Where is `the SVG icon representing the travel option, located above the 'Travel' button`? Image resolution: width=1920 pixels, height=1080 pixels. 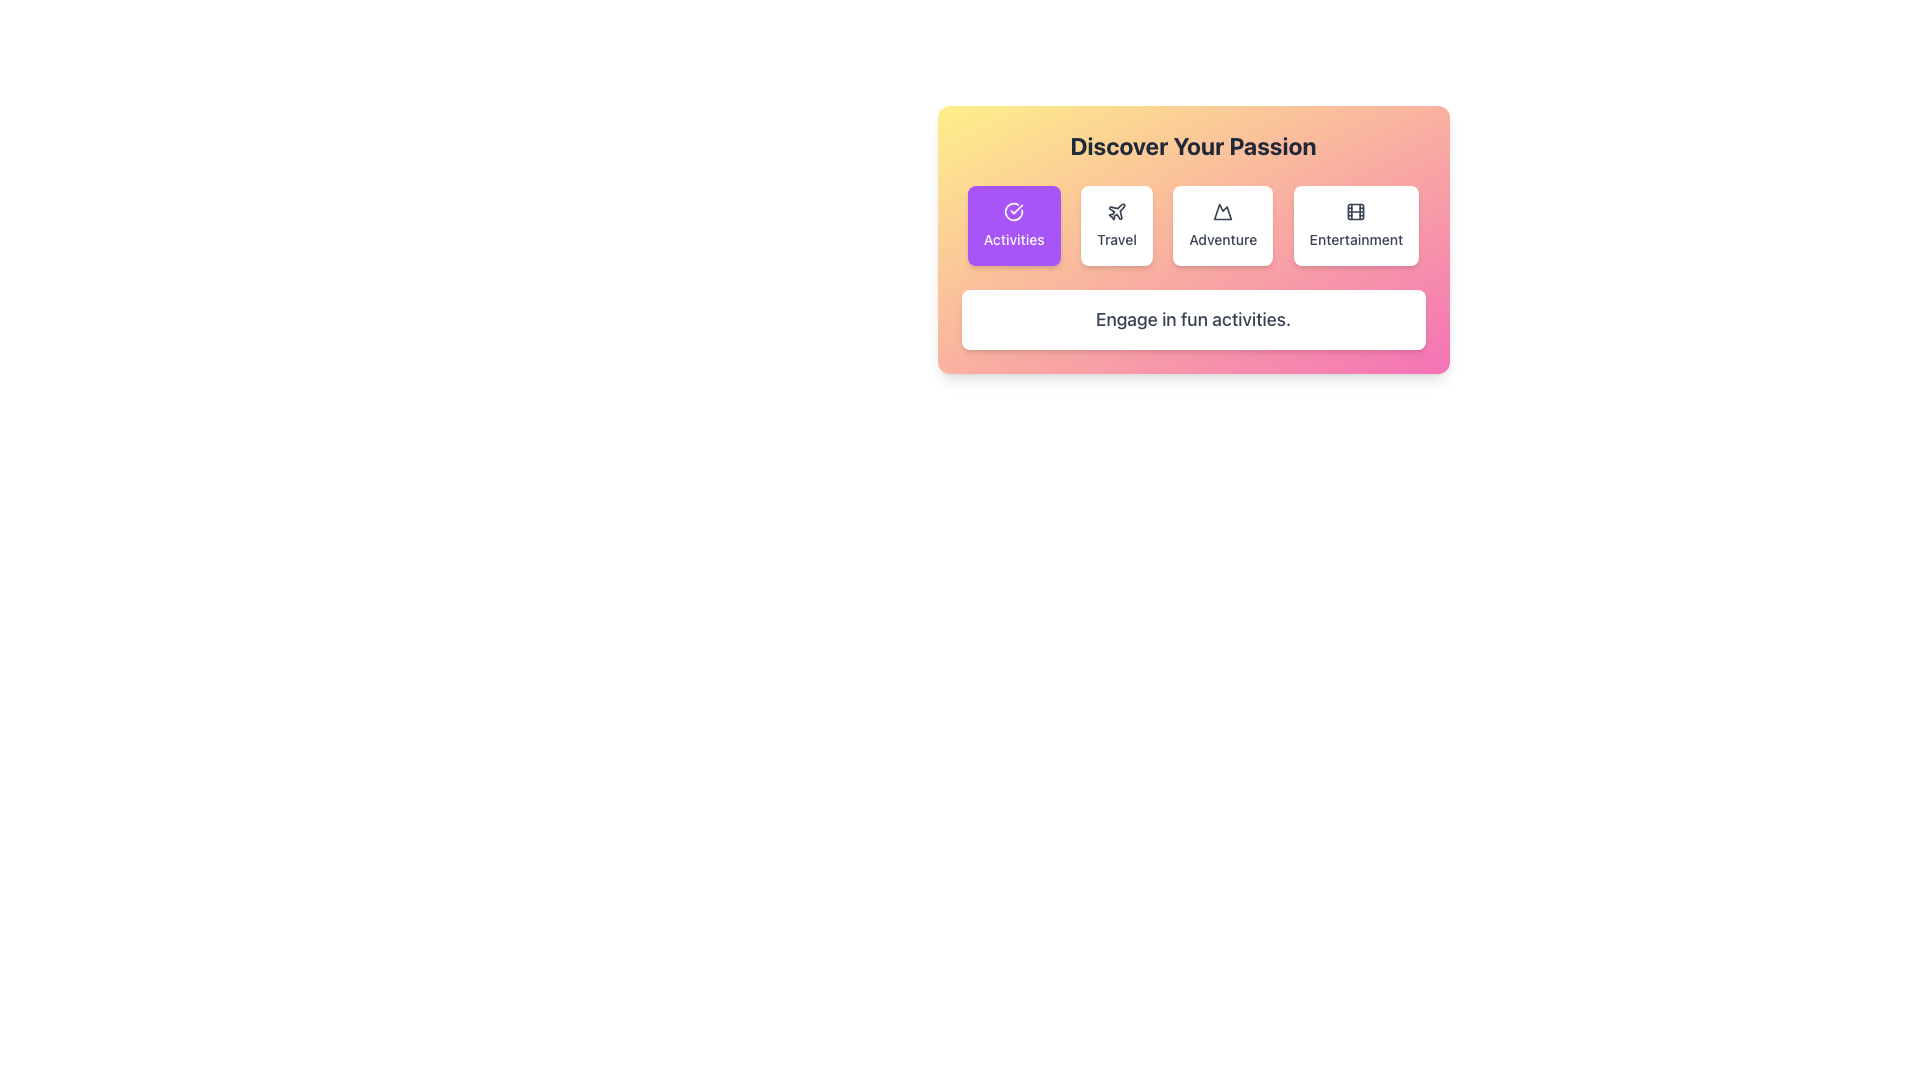
the SVG icon representing the travel option, located above the 'Travel' button is located at coordinates (1115, 212).